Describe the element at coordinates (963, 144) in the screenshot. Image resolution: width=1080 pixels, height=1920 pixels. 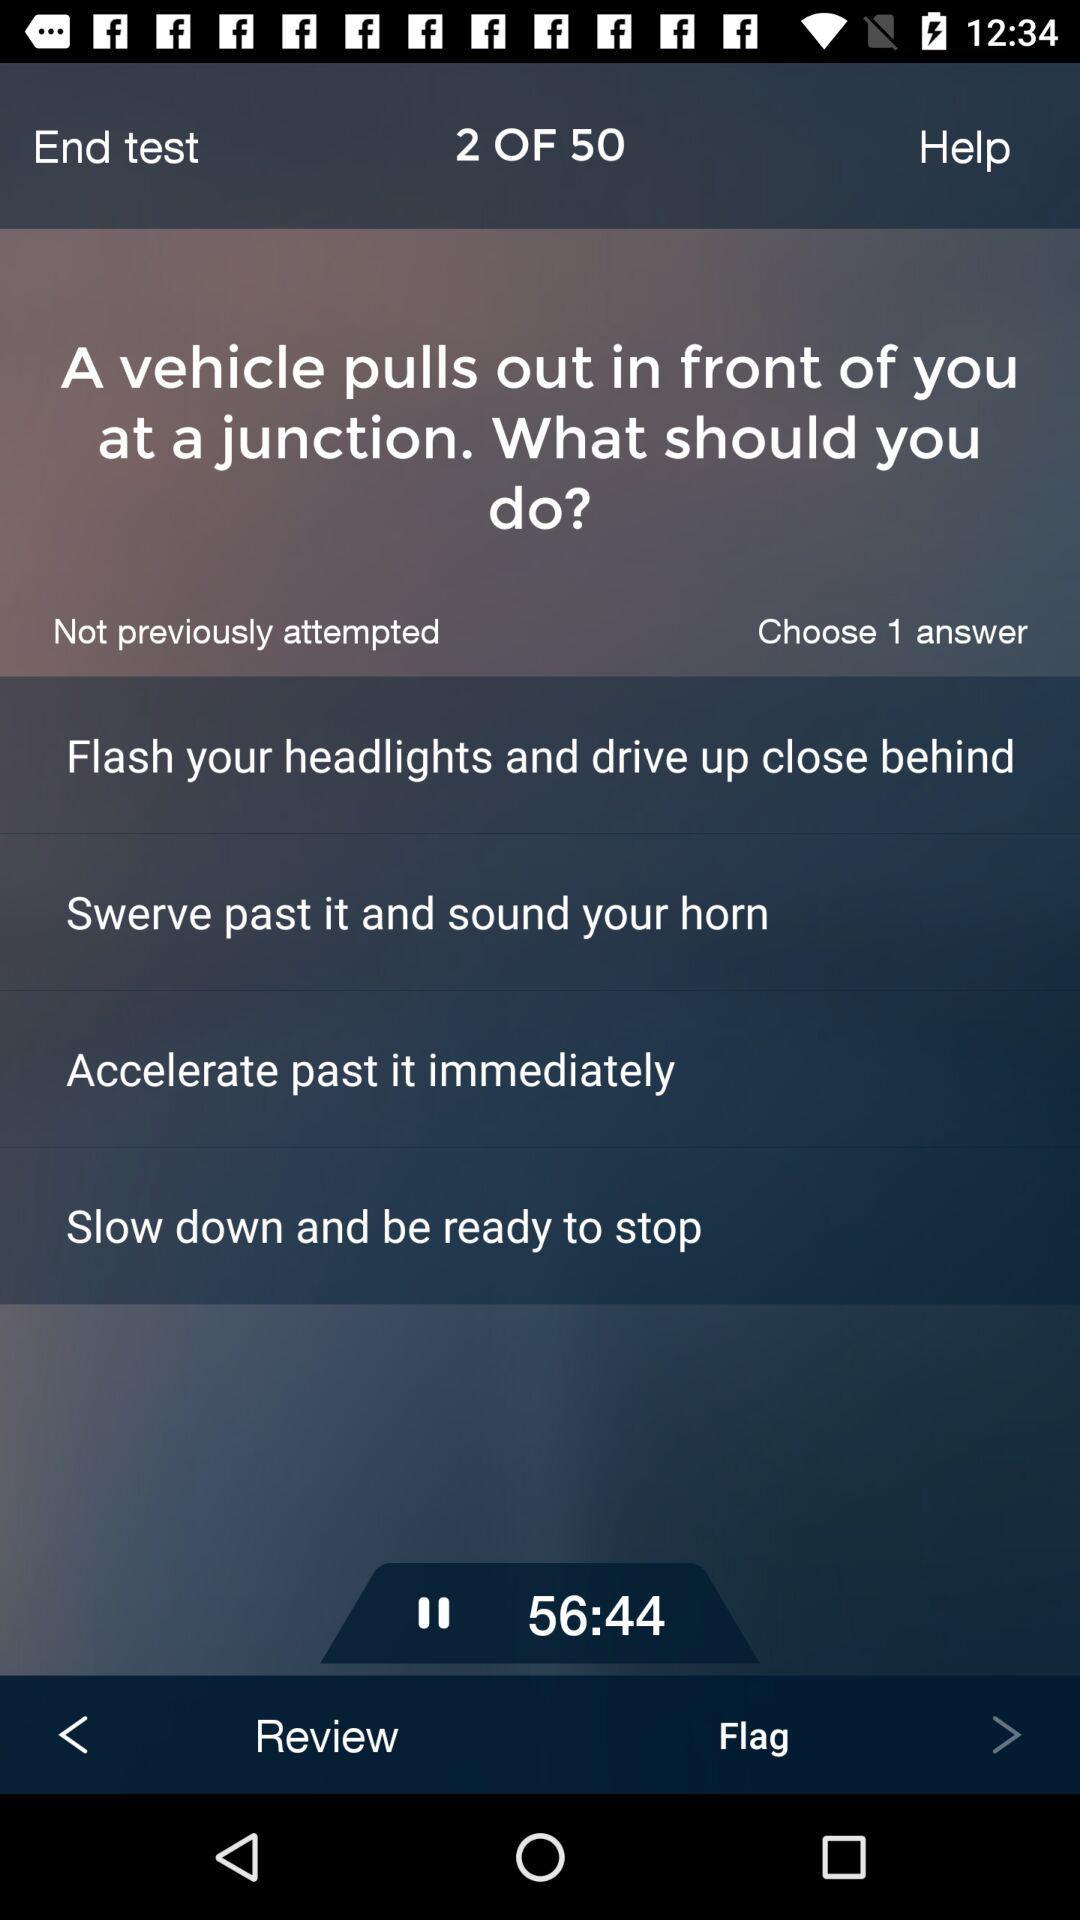
I see `the item next to end test icon` at that location.